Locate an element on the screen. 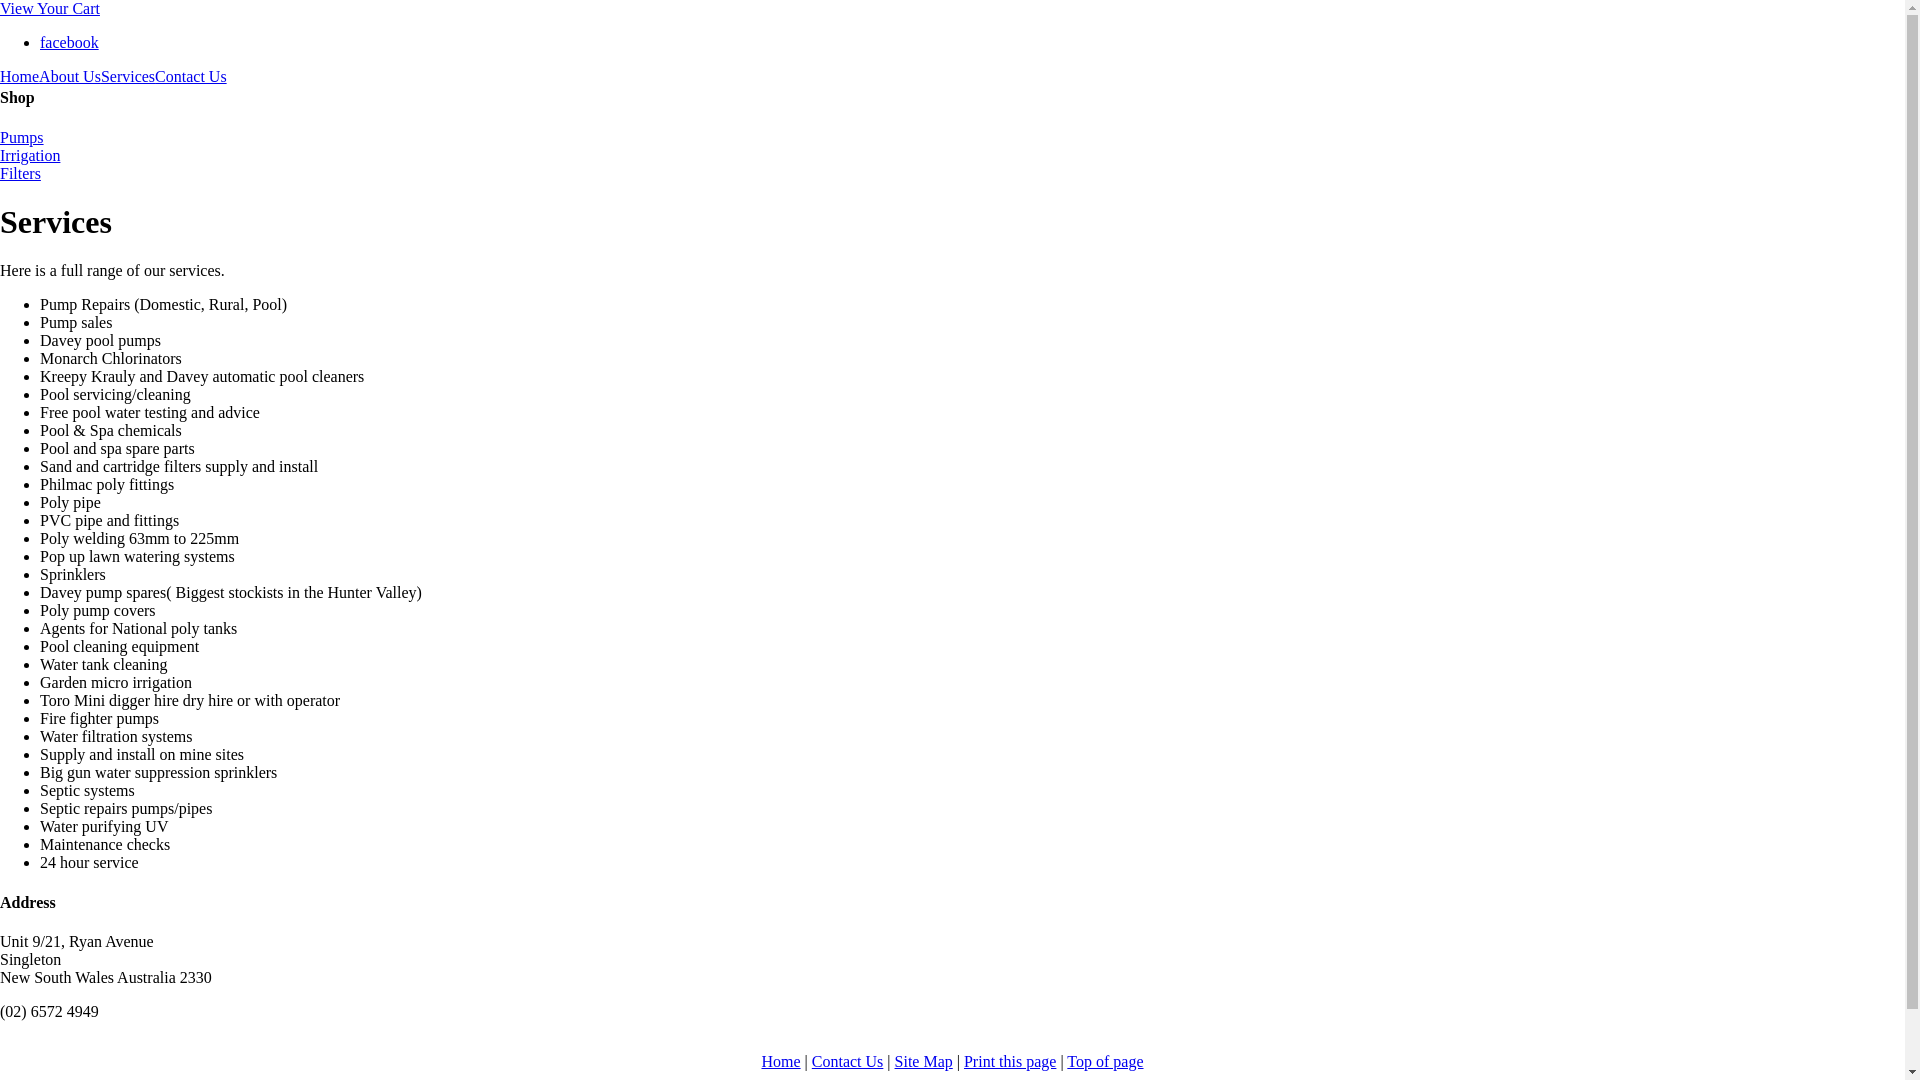 The image size is (1920, 1080). 'Services' is located at coordinates (127, 76).